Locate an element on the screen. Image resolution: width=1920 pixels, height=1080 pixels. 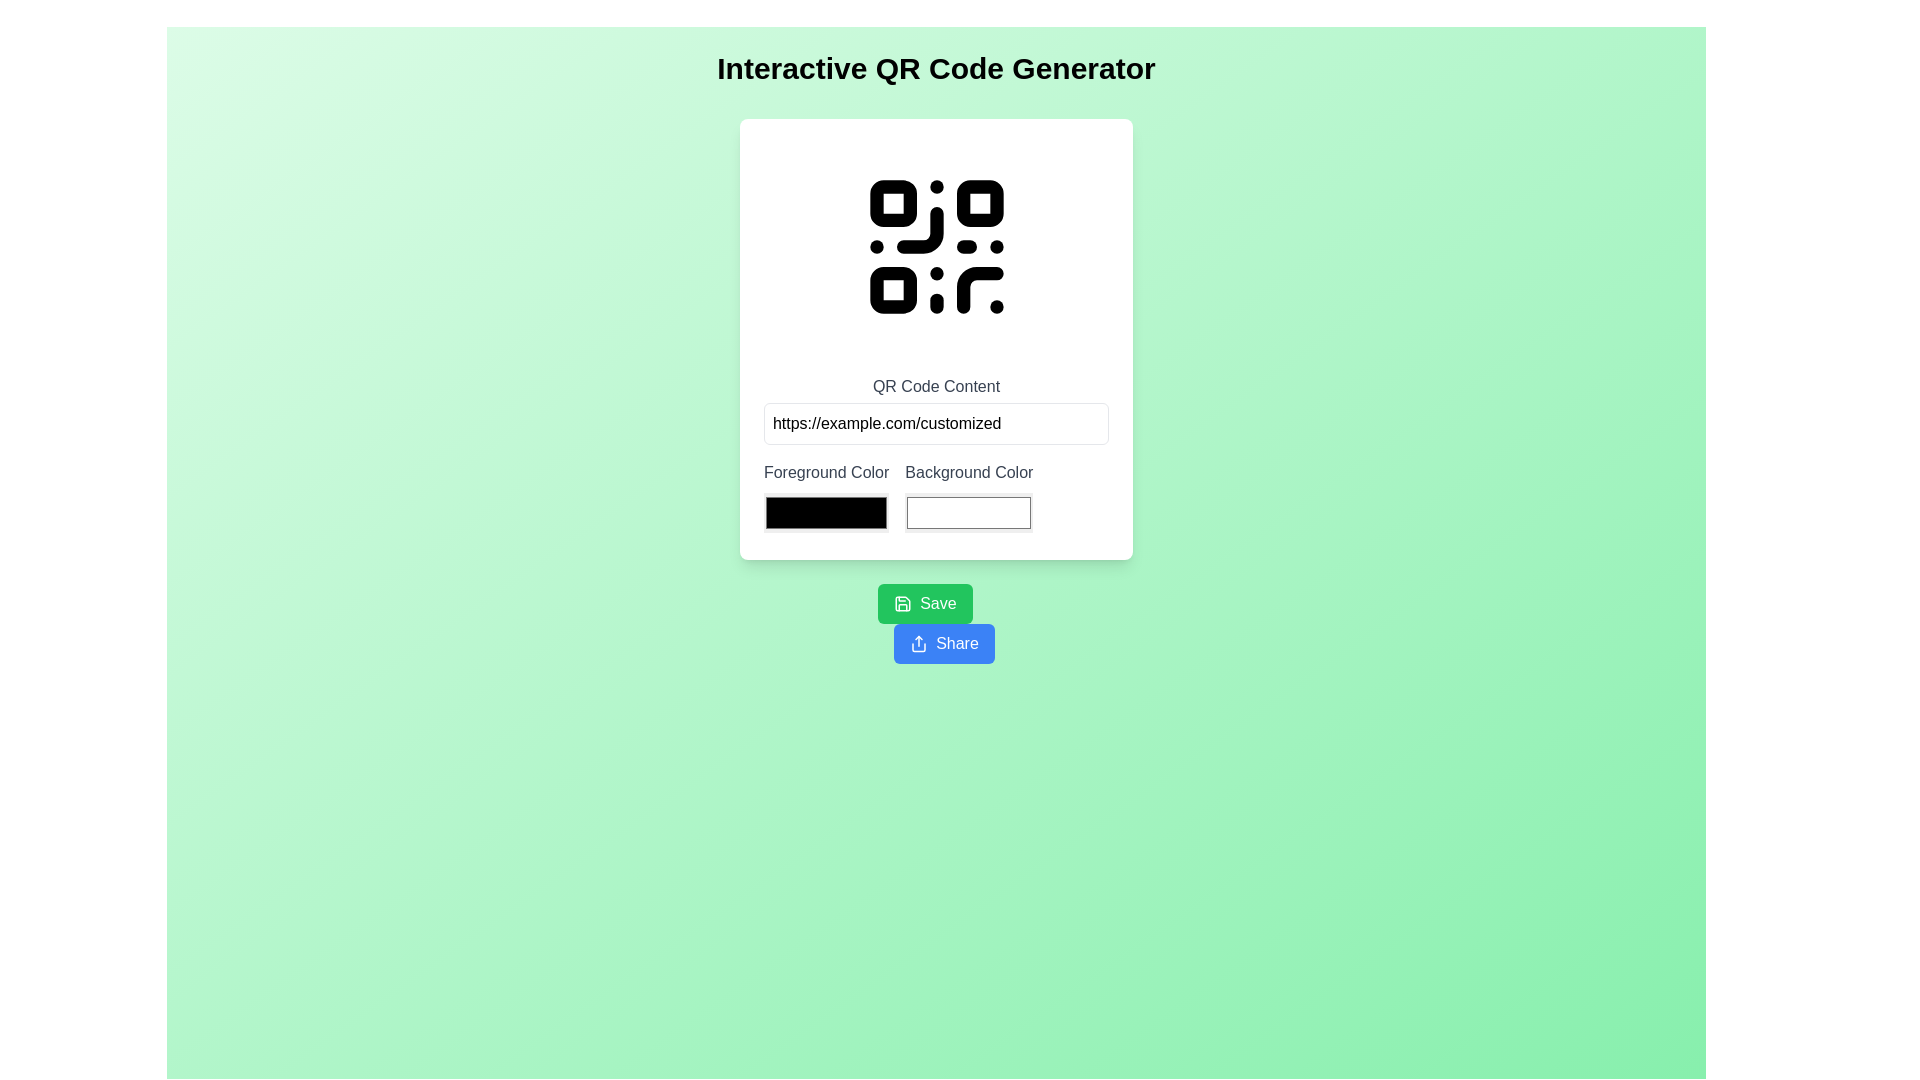
the share button located to the right of the green 'Save' button, which initiates a sharing process for the generated QR code or its associated data is located at coordinates (943, 644).